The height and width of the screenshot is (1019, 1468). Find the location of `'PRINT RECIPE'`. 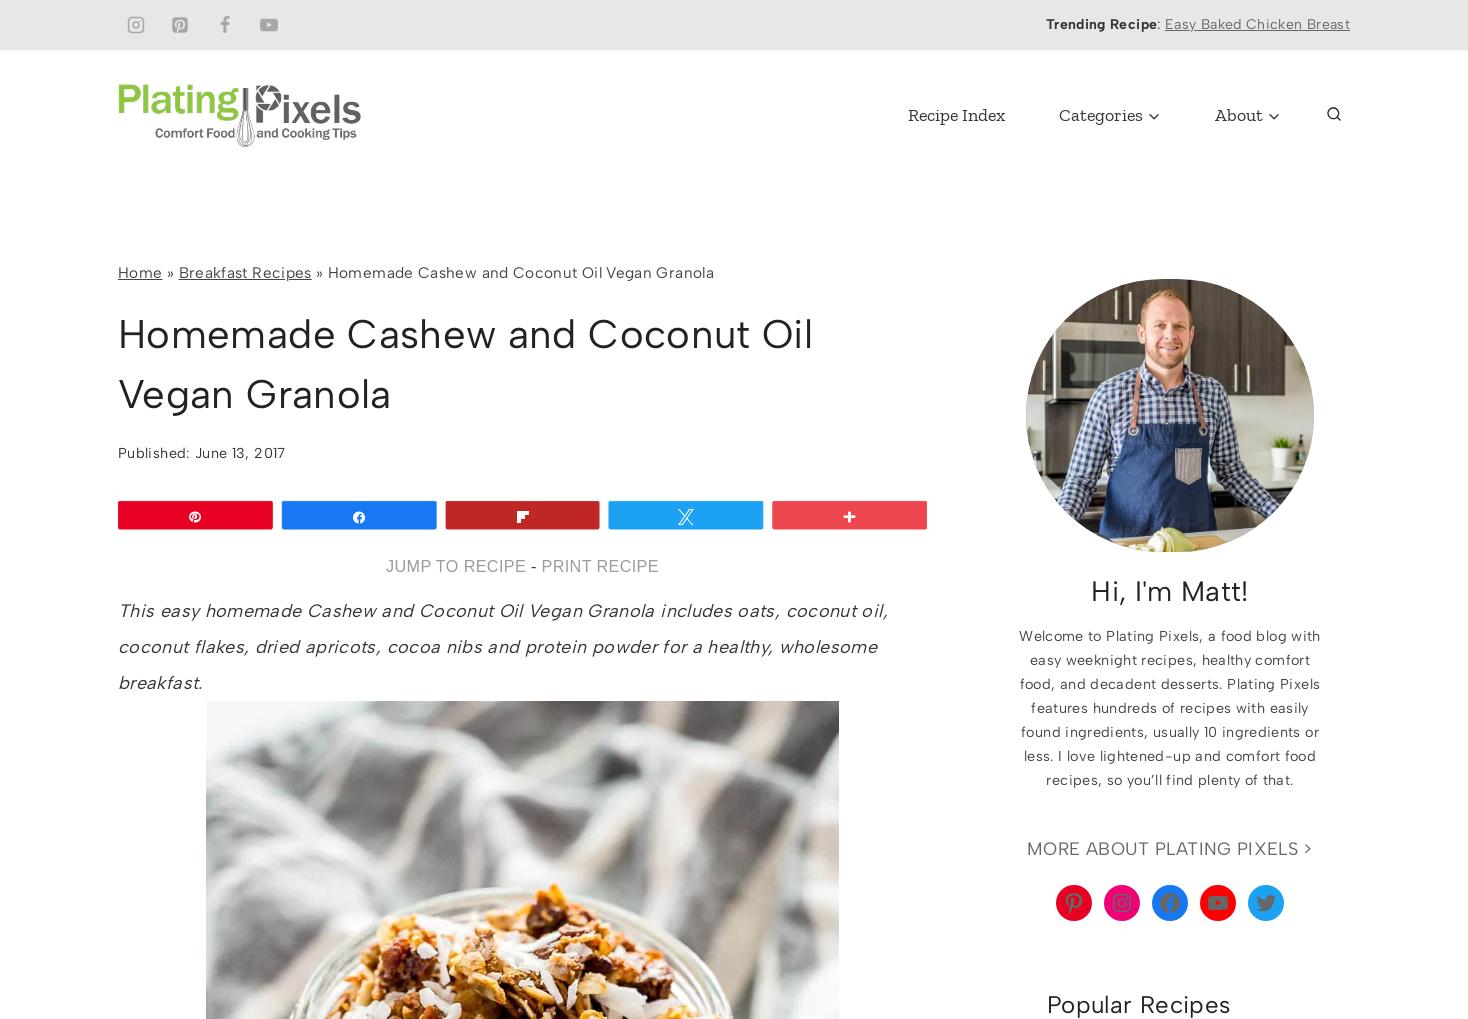

'PRINT RECIPE' is located at coordinates (599, 564).